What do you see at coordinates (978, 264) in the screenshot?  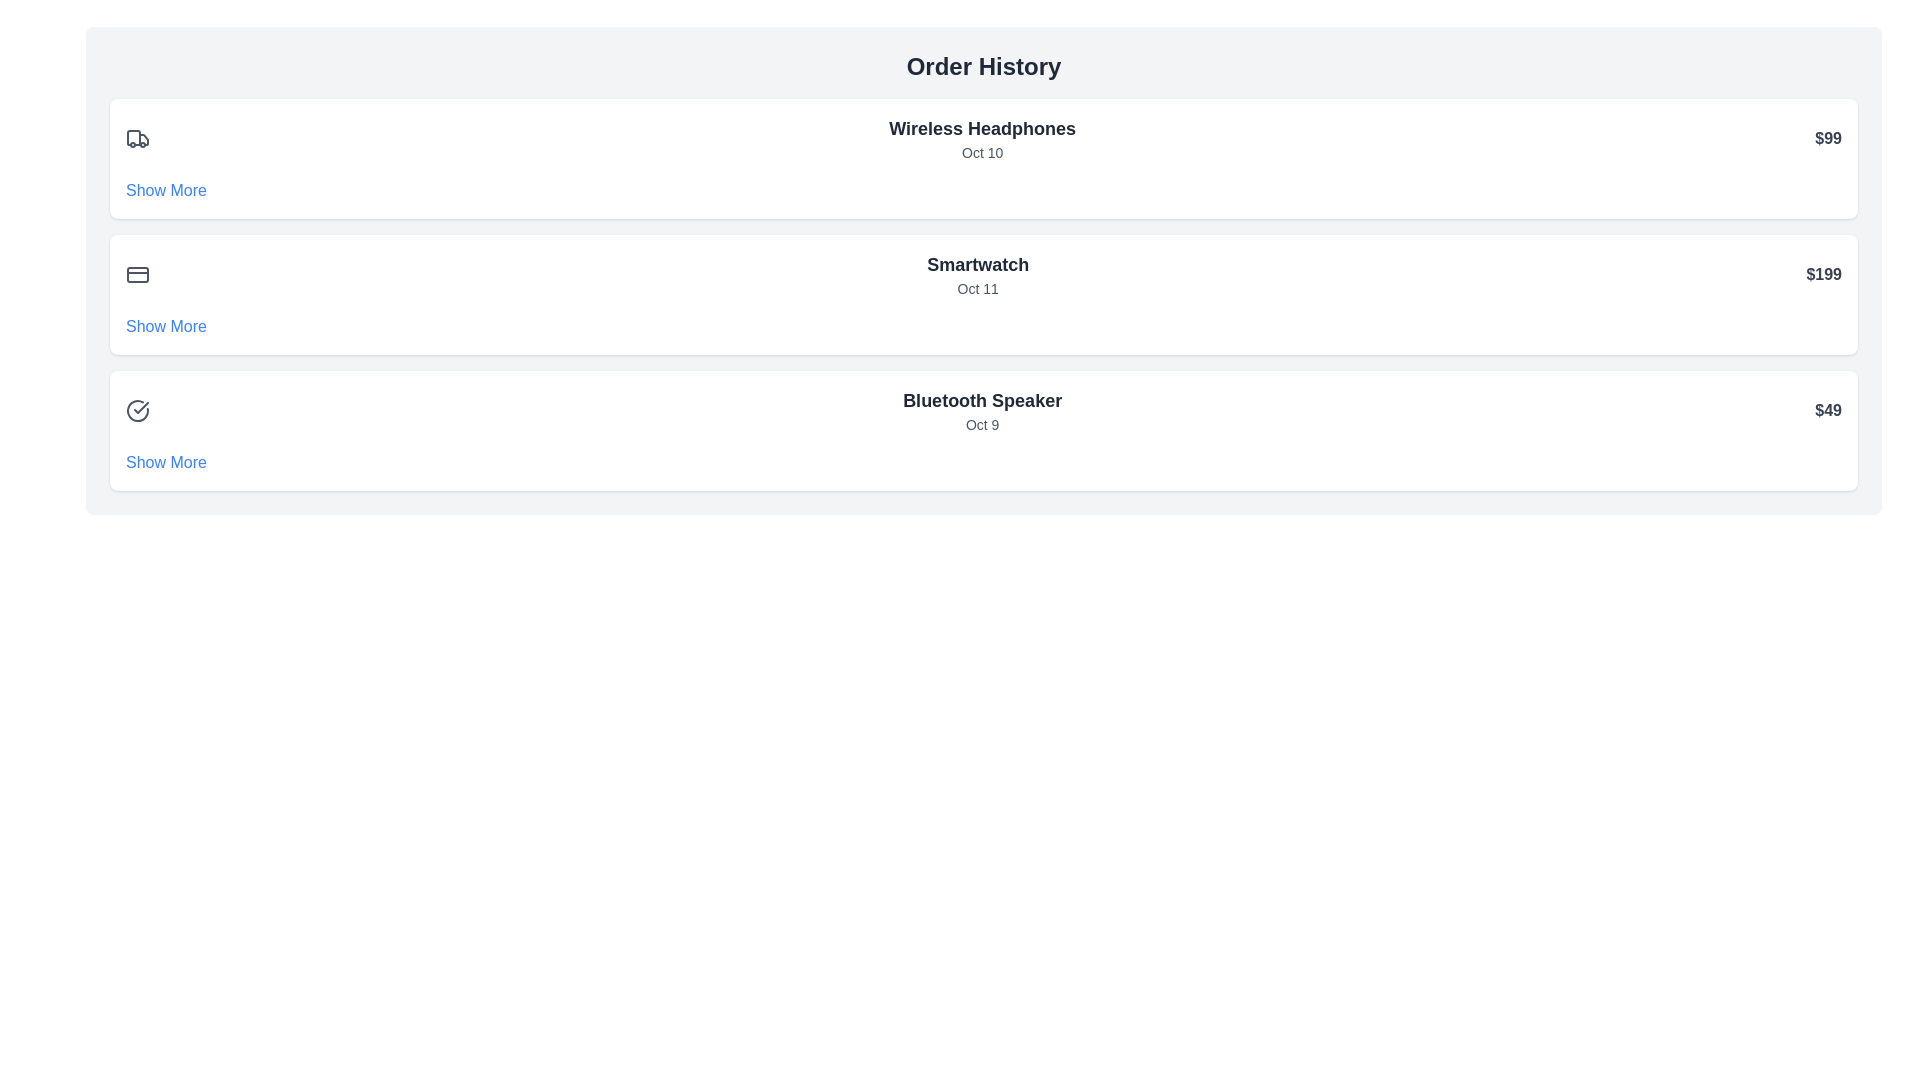 I see `the text label representing the name or title of a product or item in the second item of an ordered list, positioned above the text 'Oct 11'` at bounding box center [978, 264].